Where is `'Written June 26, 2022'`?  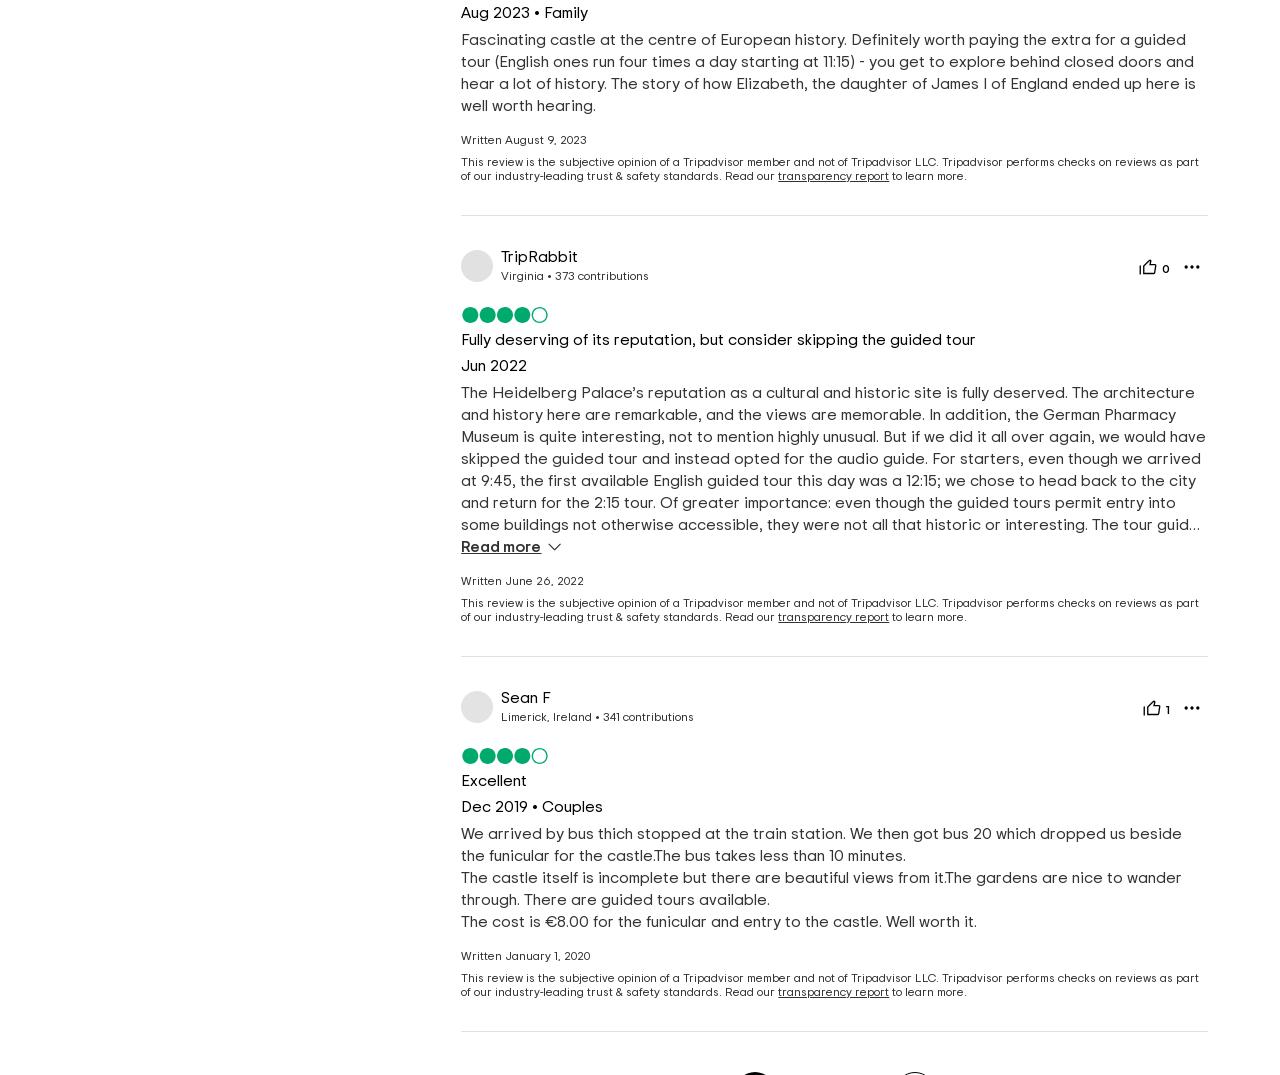 'Written June 26, 2022' is located at coordinates (522, 581).